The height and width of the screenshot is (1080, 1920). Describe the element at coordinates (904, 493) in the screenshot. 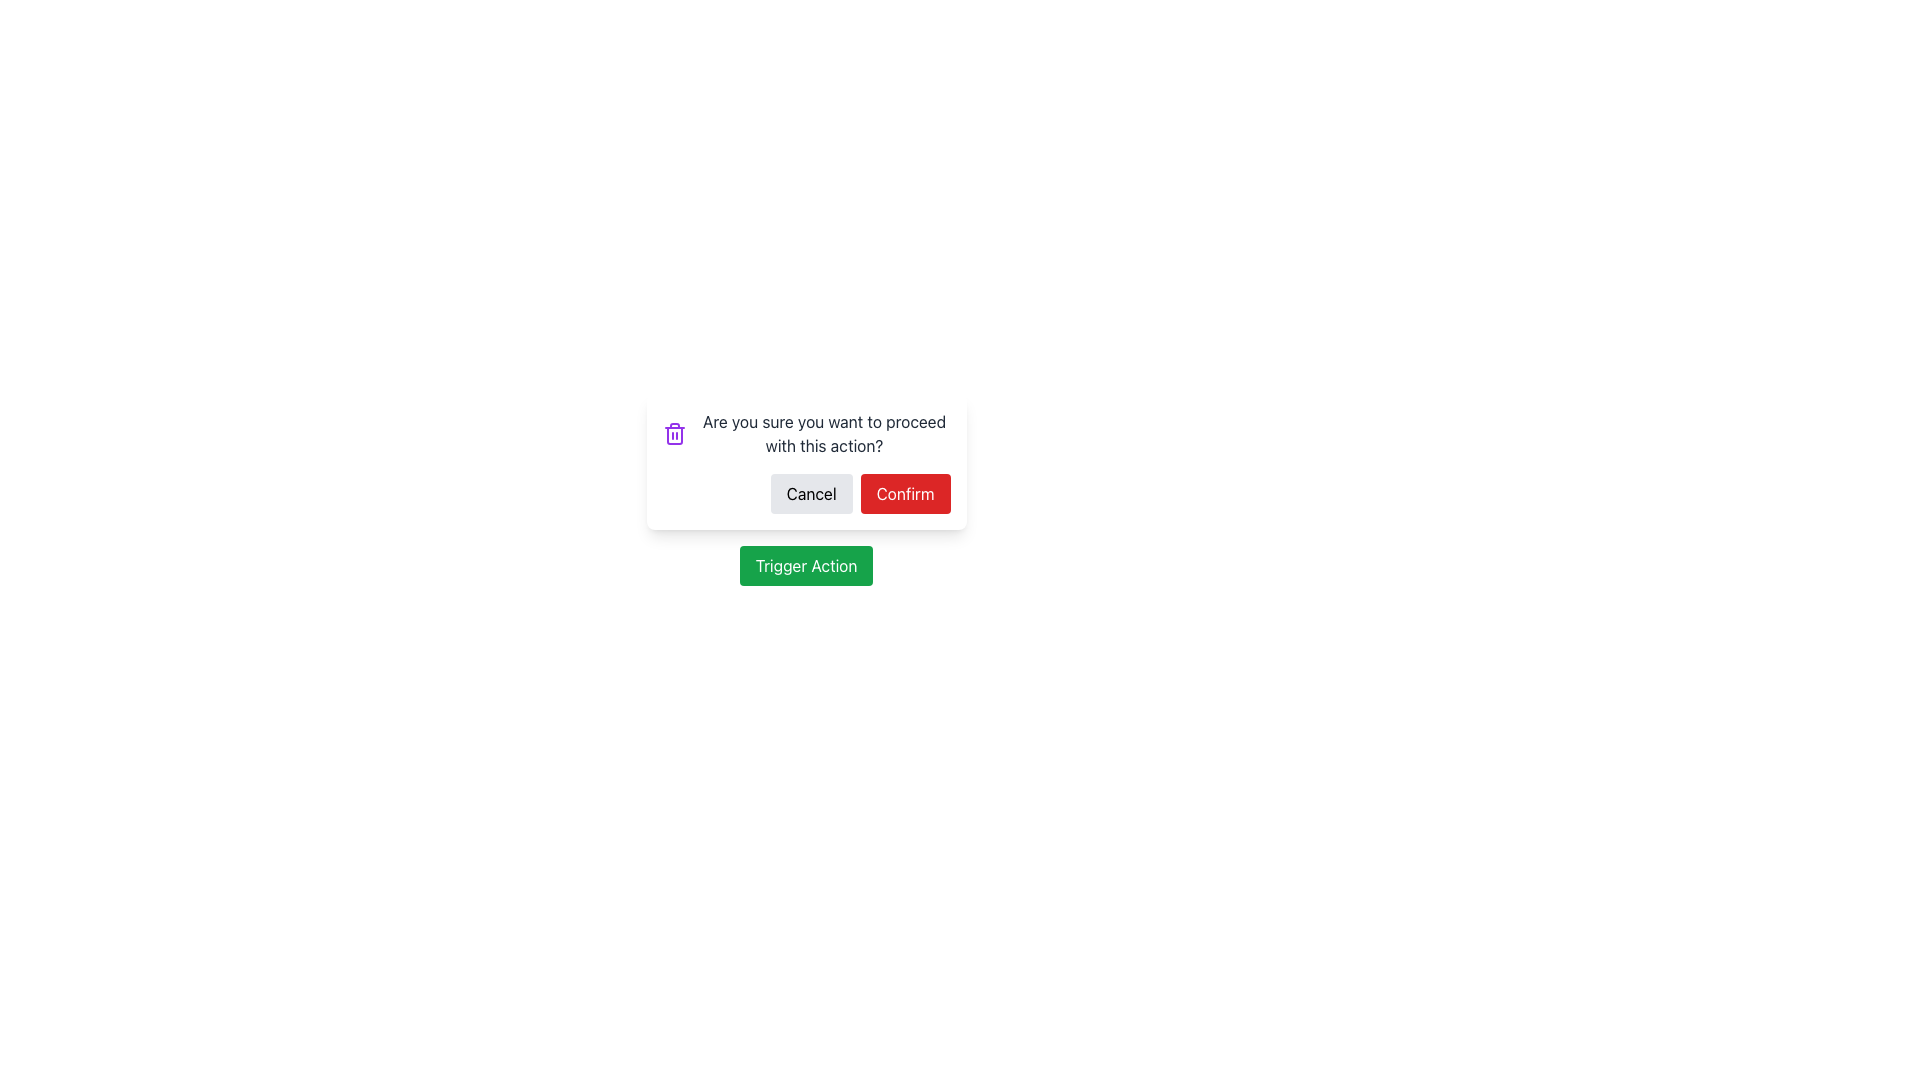

I see `the confirmation button located at the bottom-right corner of the dialog` at that location.